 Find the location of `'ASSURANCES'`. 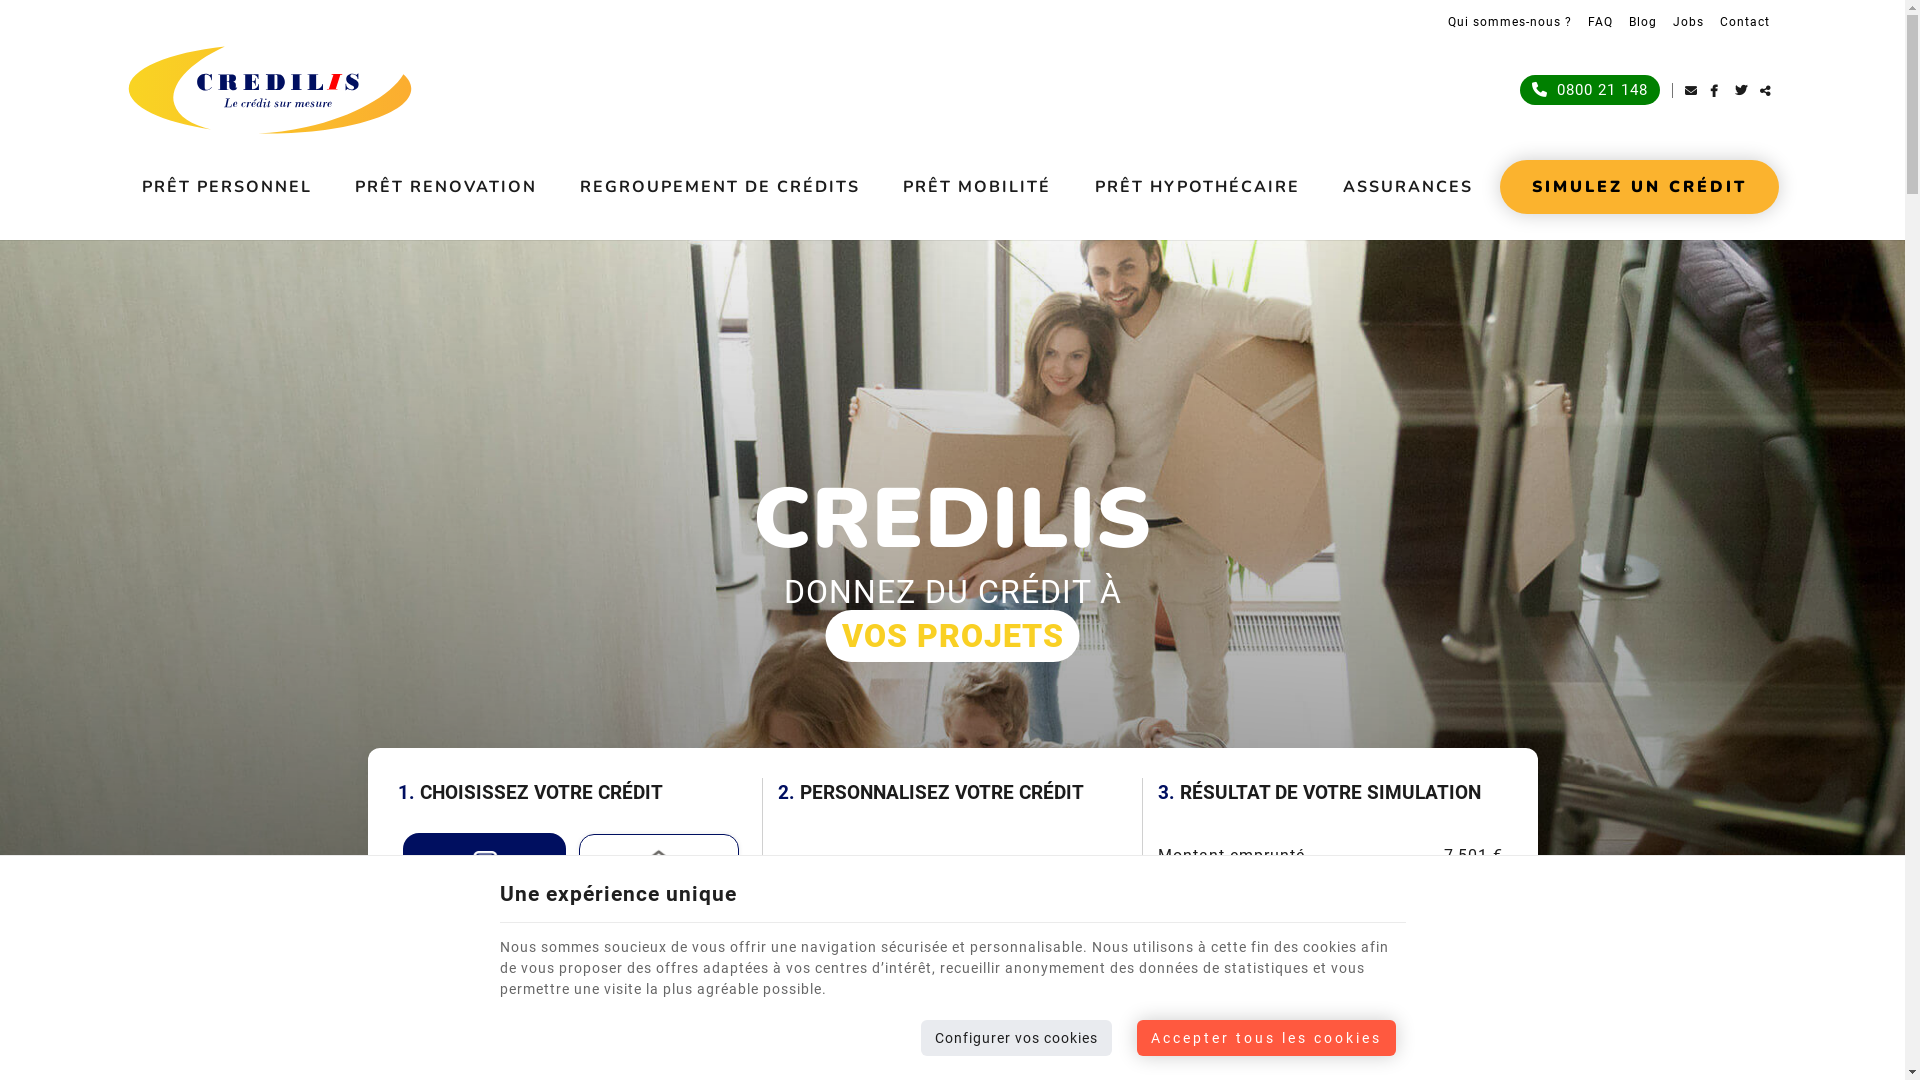

'ASSURANCES' is located at coordinates (1406, 186).